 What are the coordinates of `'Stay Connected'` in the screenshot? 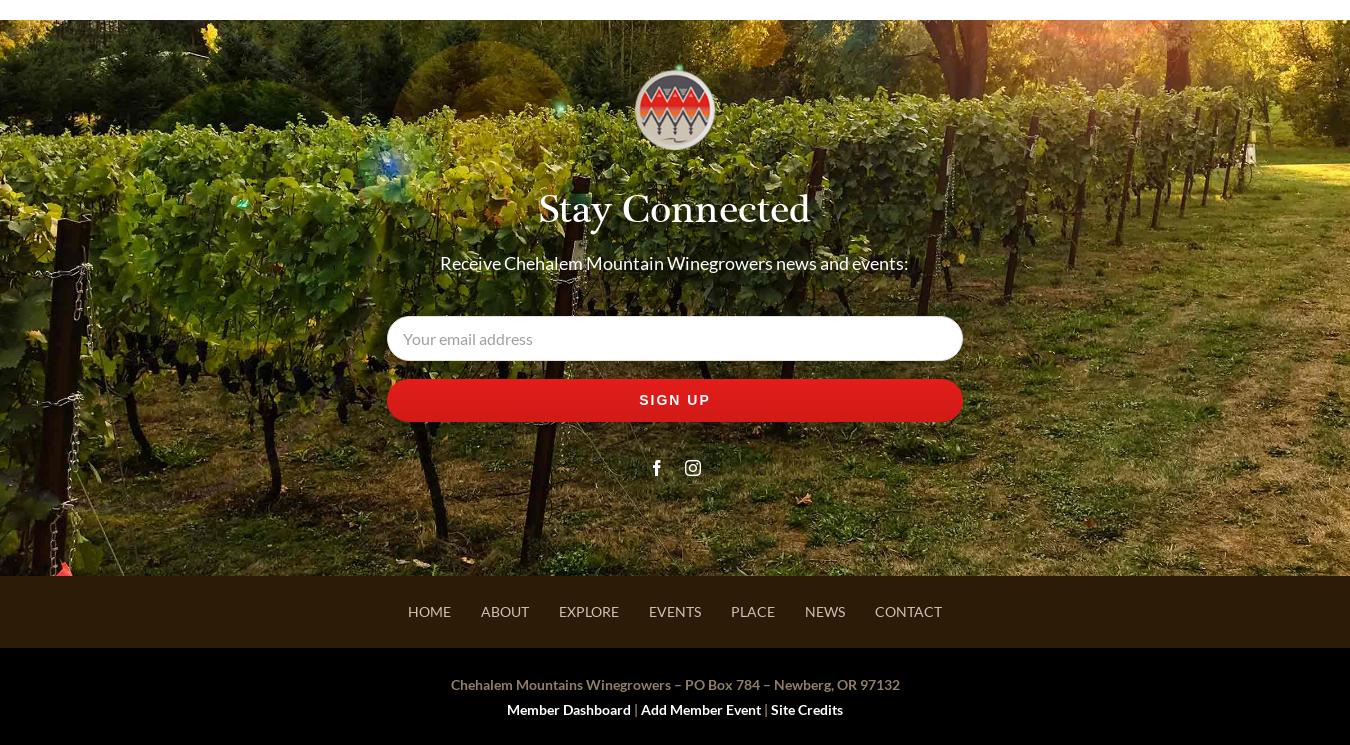 It's located at (675, 208).